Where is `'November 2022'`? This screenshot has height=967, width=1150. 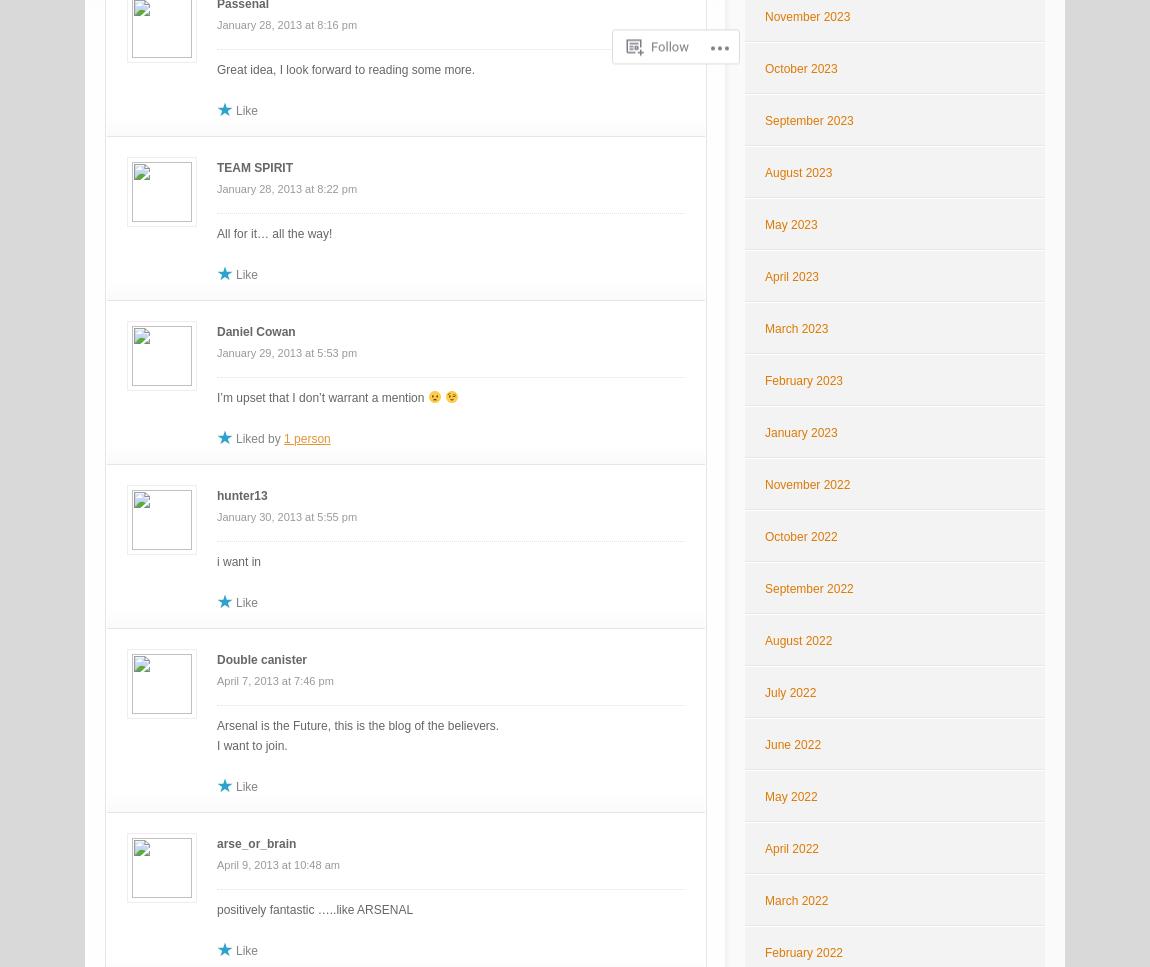
'November 2022' is located at coordinates (806, 484).